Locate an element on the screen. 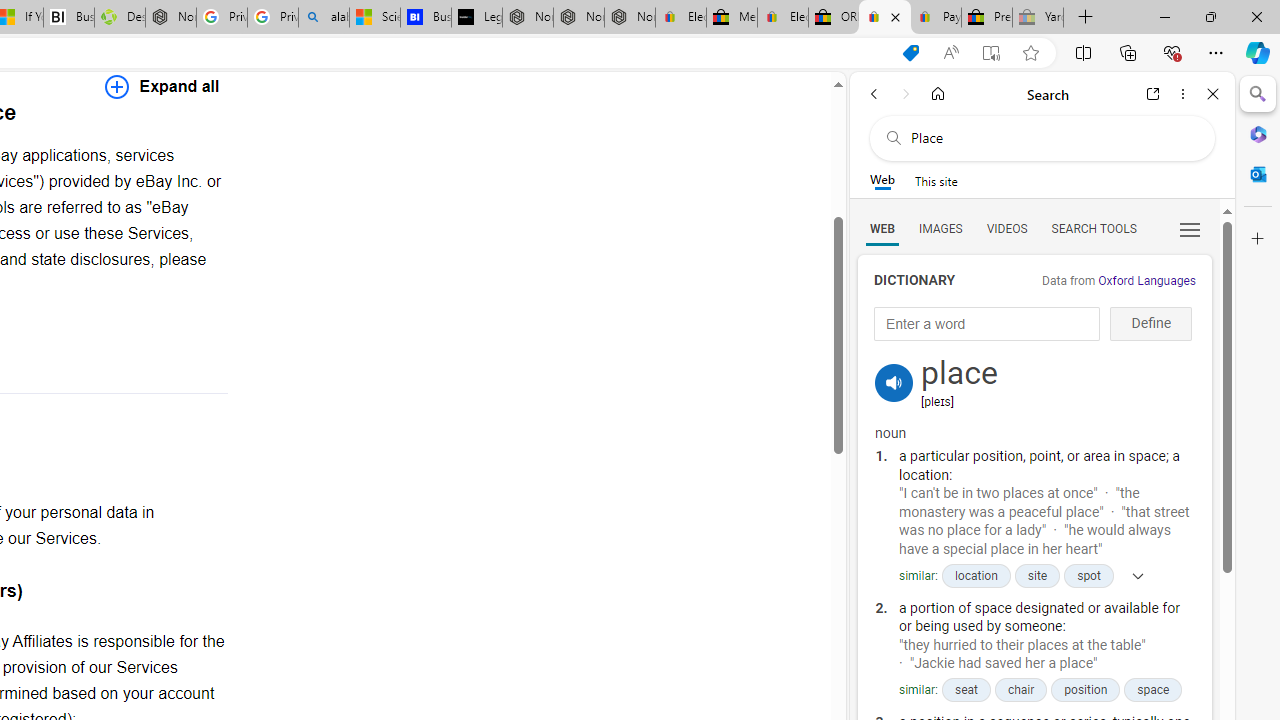 Image resolution: width=1280 pixels, height=720 pixels. 'Web scope' is located at coordinates (881, 180).